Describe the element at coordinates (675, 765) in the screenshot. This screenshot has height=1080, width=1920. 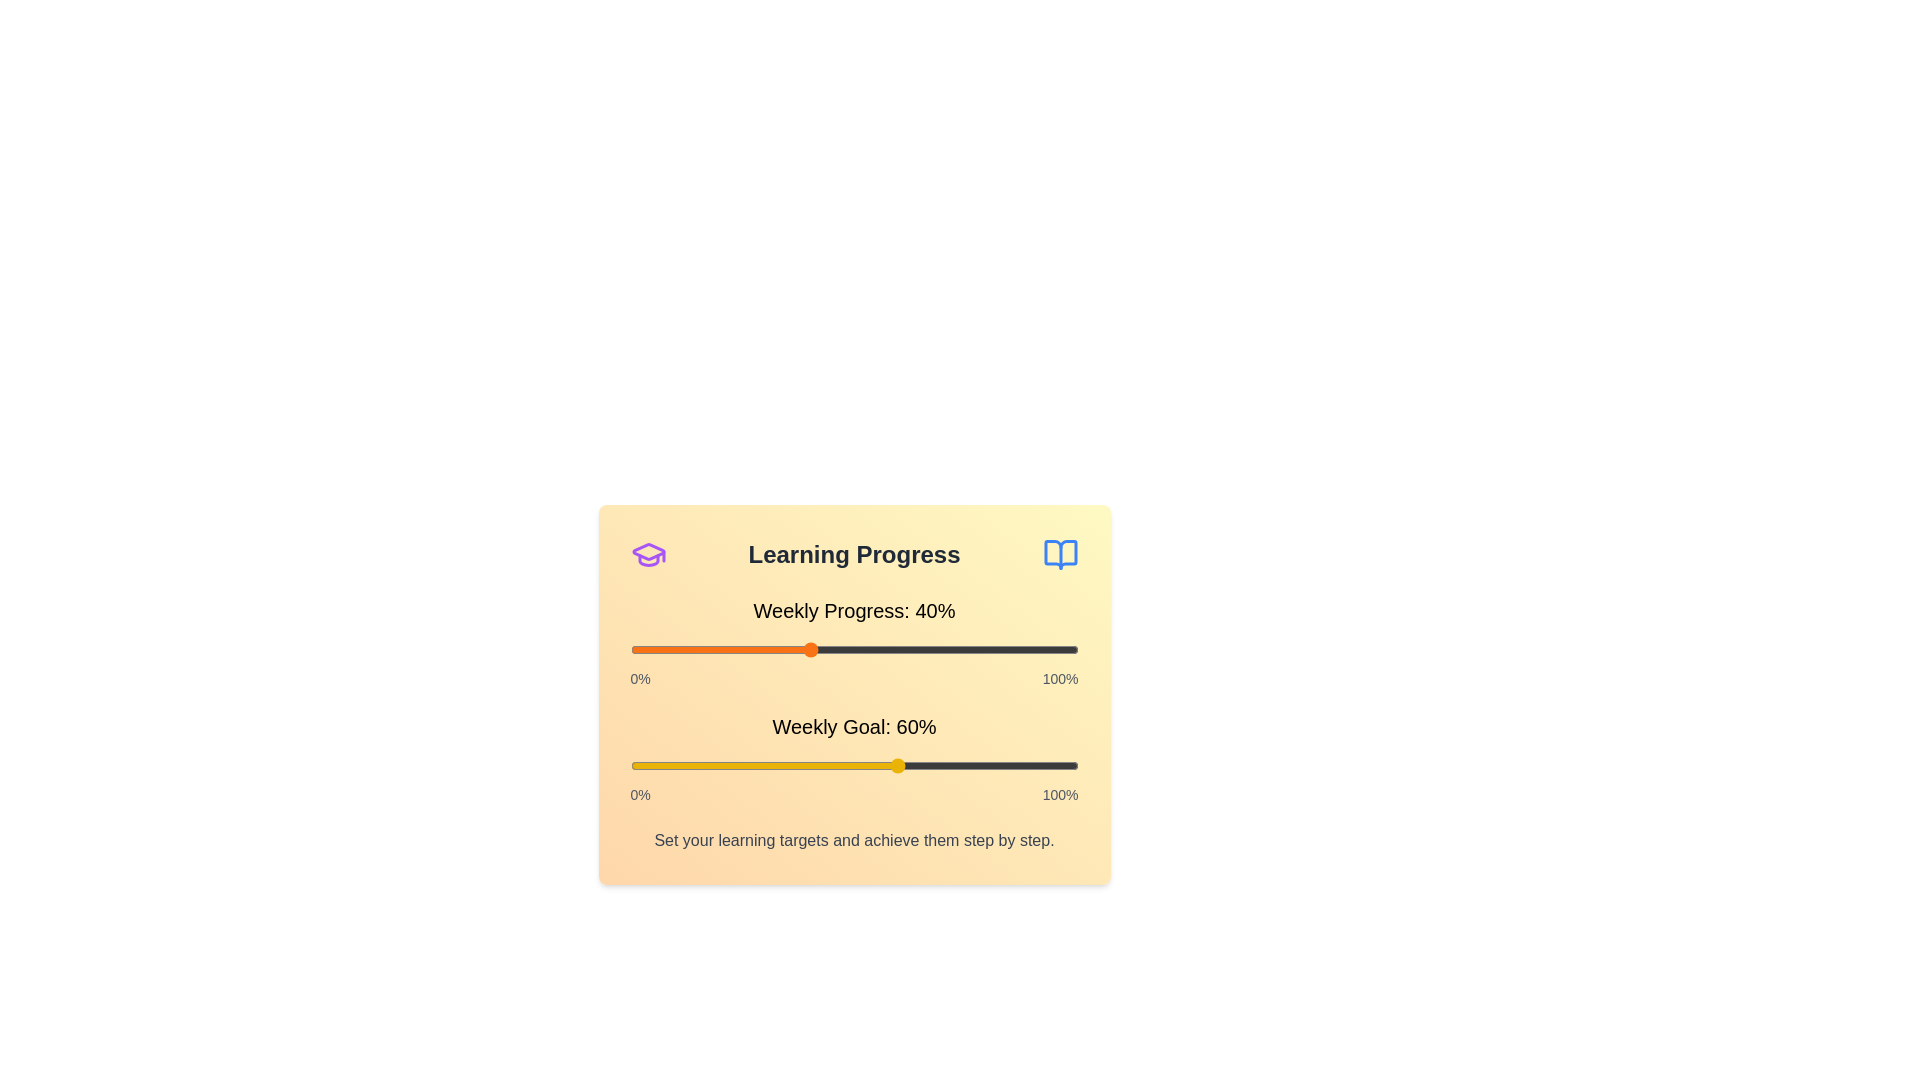
I see `the 'Weekly Goal' slider to 10%` at that location.